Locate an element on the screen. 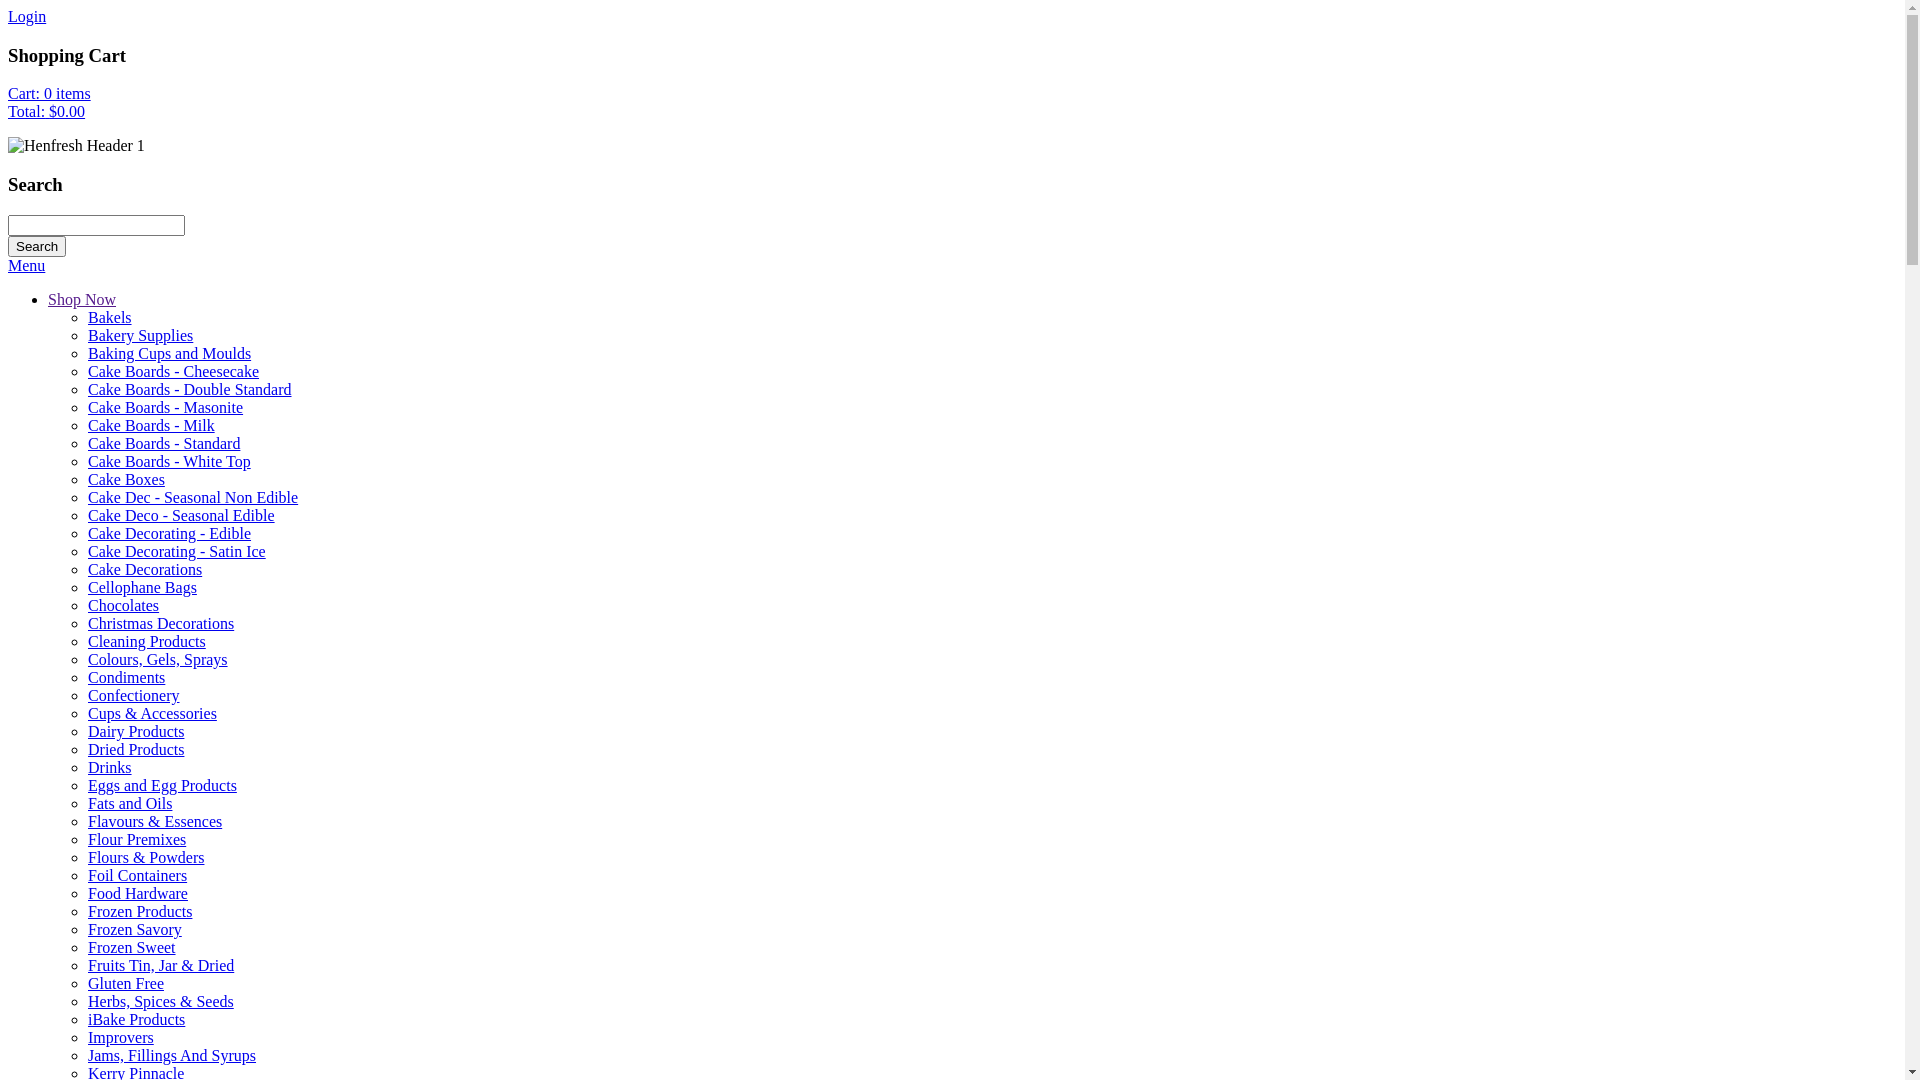 The width and height of the screenshot is (1920, 1080). 'Dried Products' is located at coordinates (134, 749).